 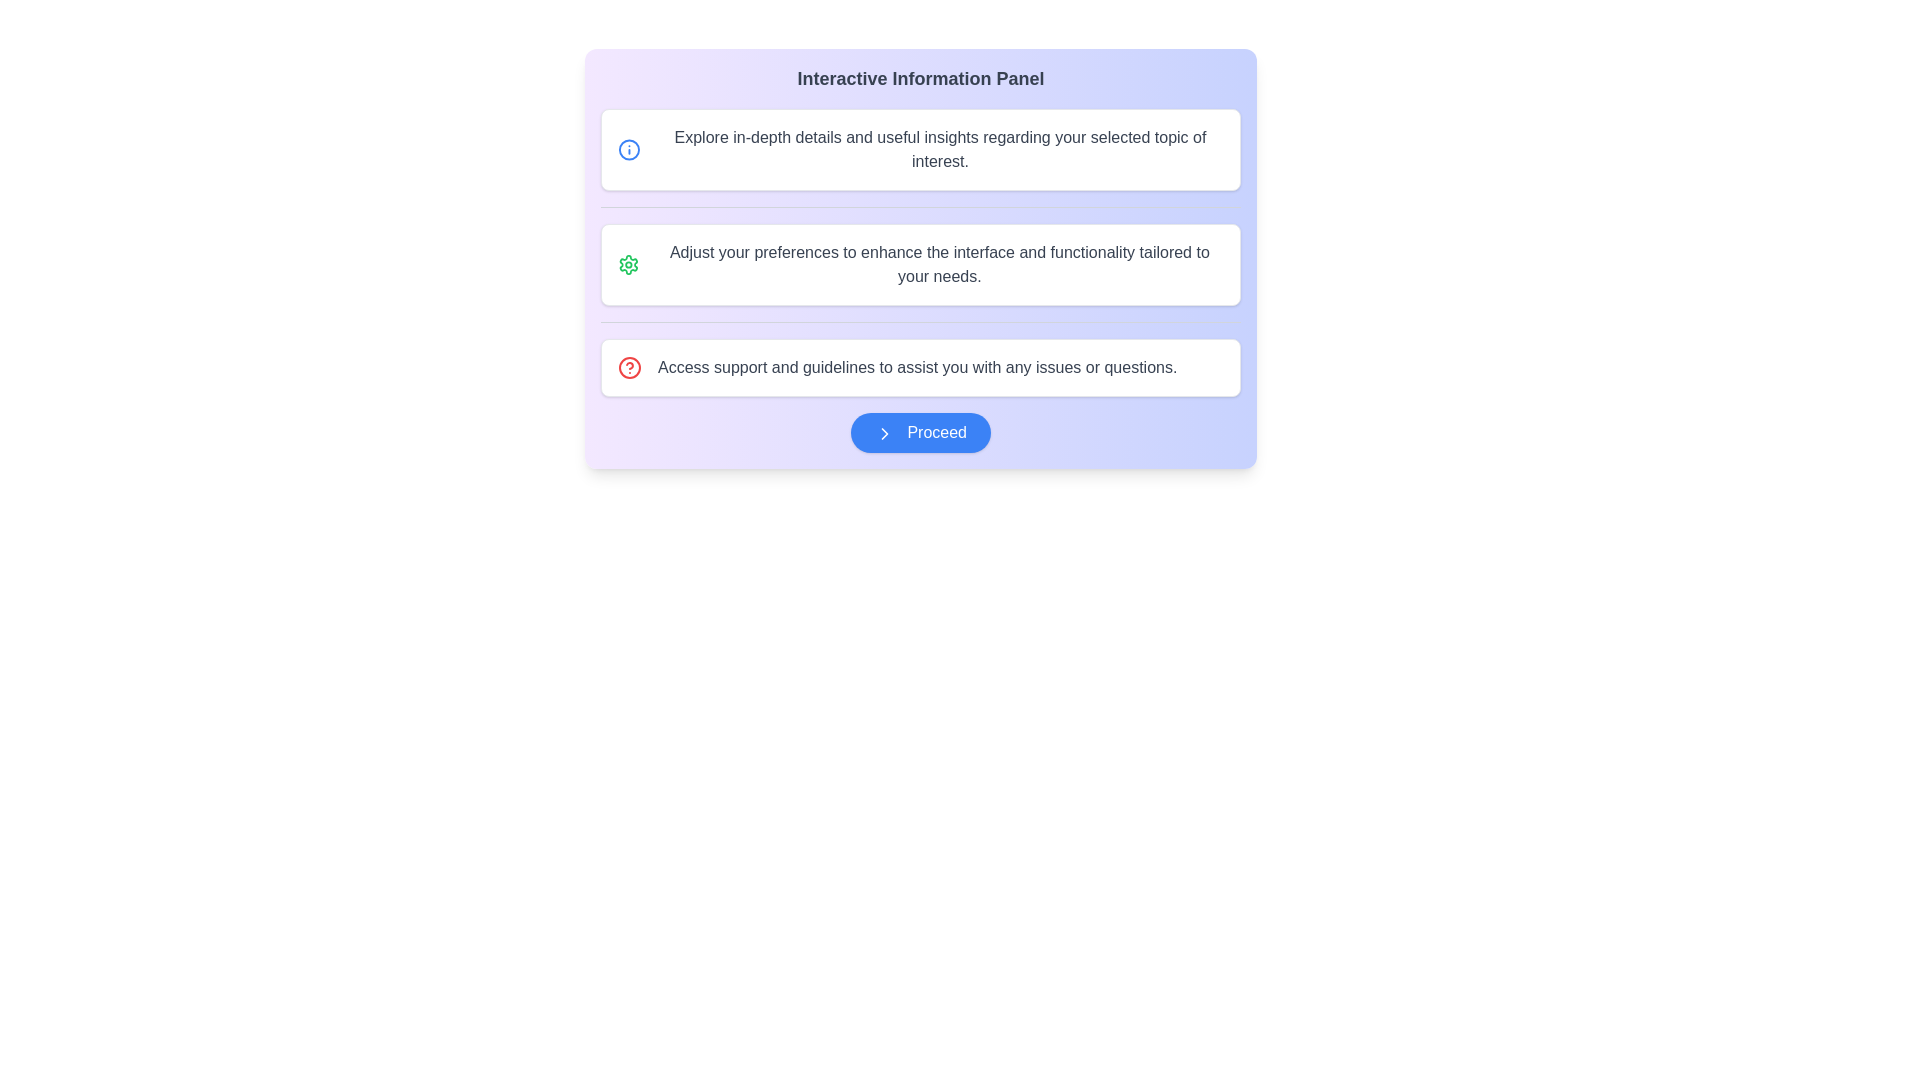 What do you see at coordinates (920, 321) in the screenshot?
I see `the horizontal gray divider located between the second and third sections of the Interactive Information Panel` at bounding box center [920, 321].